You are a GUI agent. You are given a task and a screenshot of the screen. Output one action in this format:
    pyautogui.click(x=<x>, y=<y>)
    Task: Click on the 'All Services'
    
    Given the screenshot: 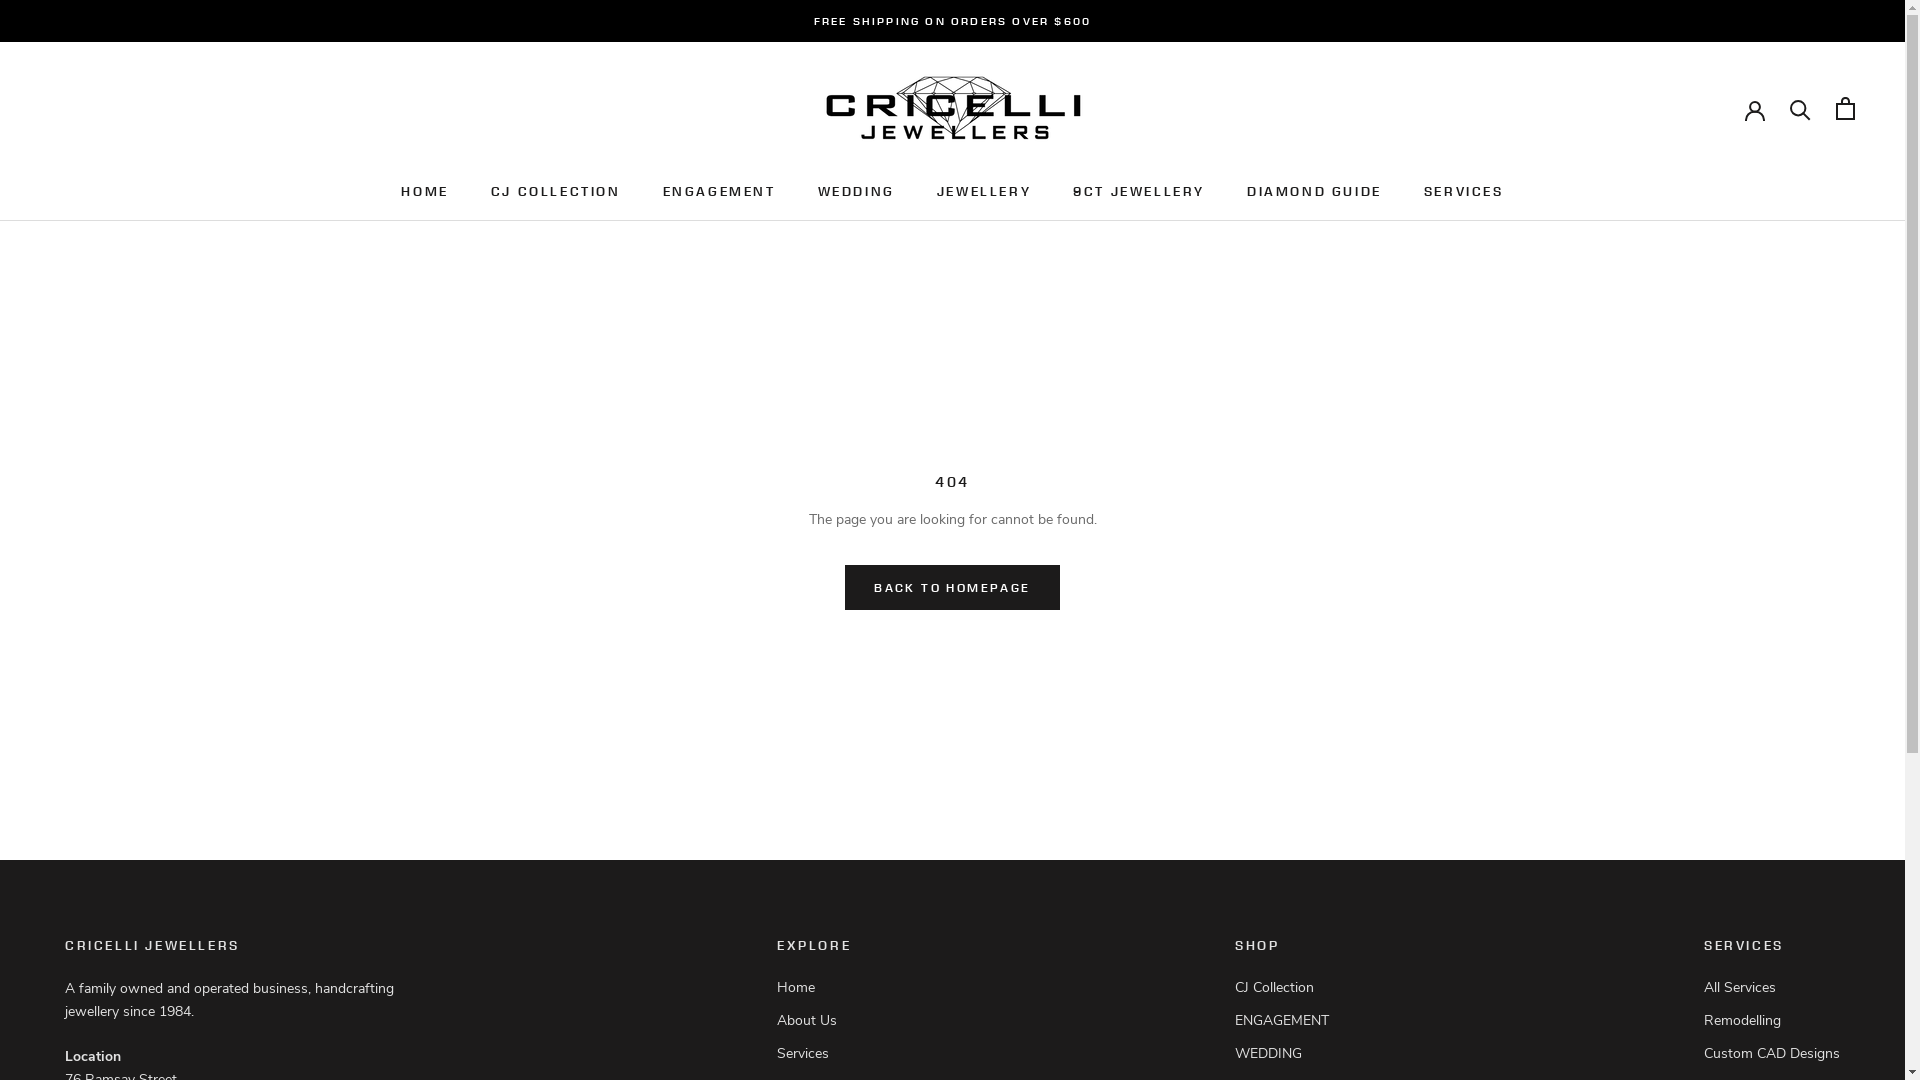 What is the action you would take?
    pyautogui.click(x=1703, y=986)
    